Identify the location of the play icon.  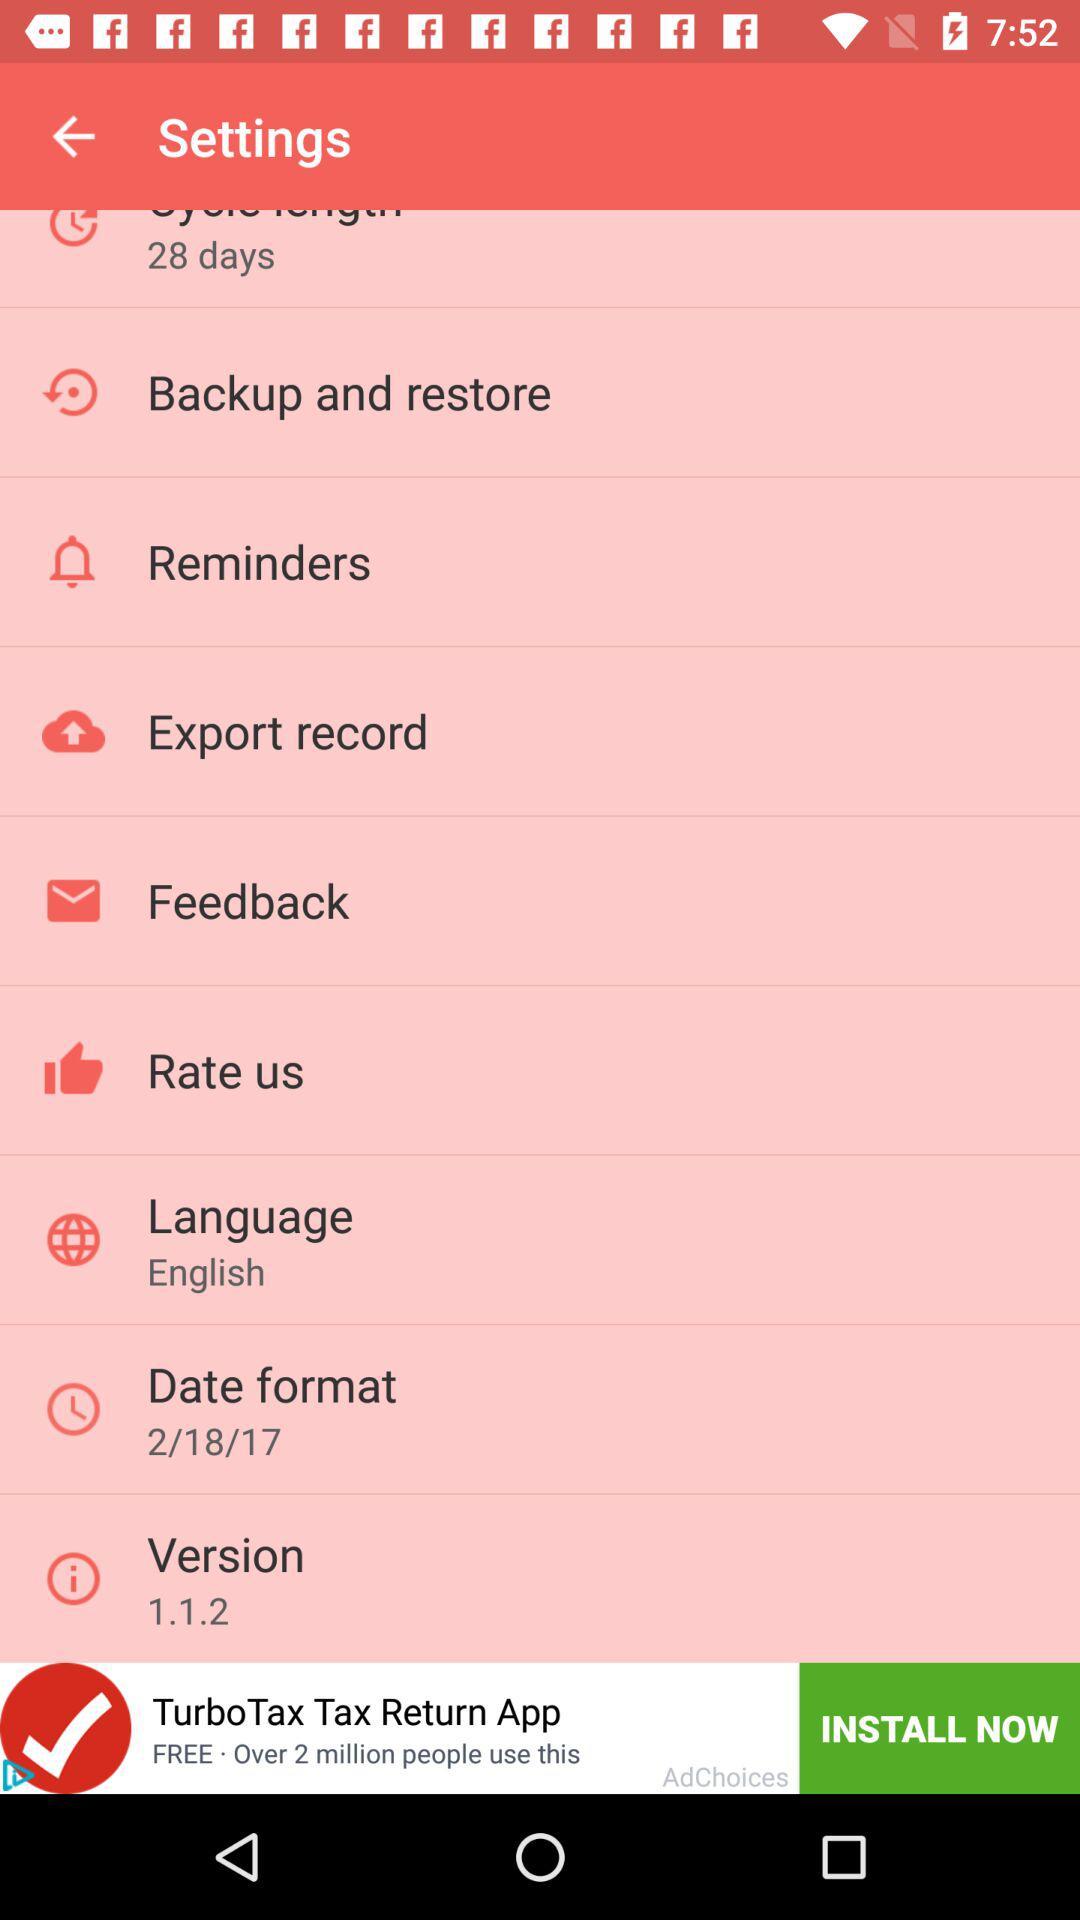
(18, 1775).